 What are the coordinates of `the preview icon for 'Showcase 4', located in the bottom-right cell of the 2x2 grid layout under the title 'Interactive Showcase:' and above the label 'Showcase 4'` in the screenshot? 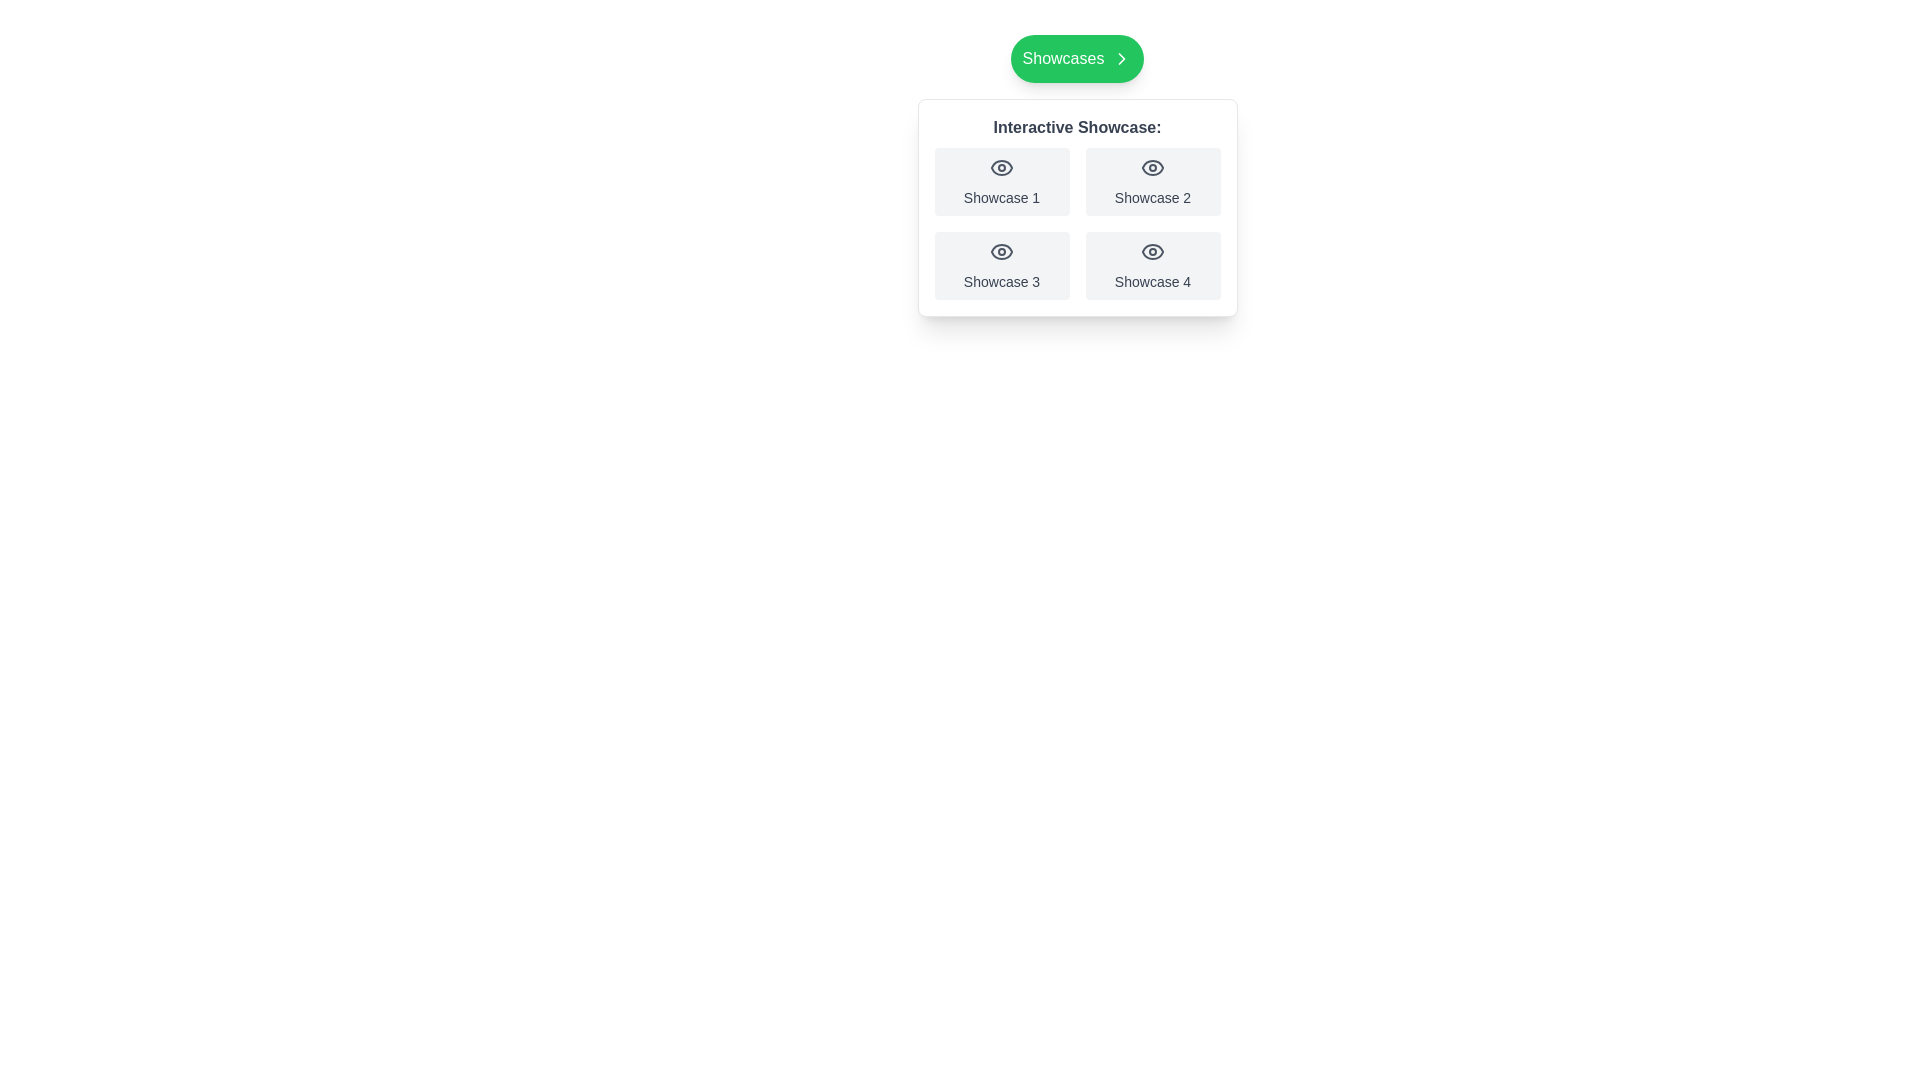 It's located at (1152, 250).